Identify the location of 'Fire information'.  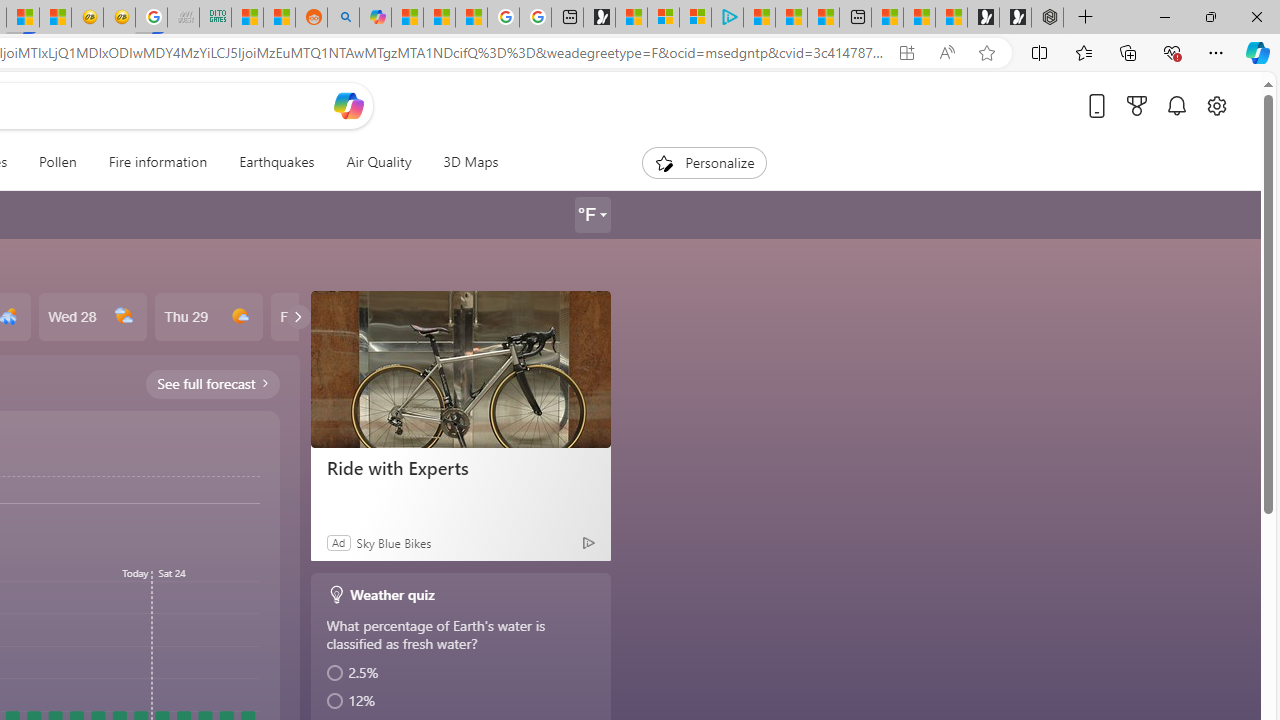
(156, 162).